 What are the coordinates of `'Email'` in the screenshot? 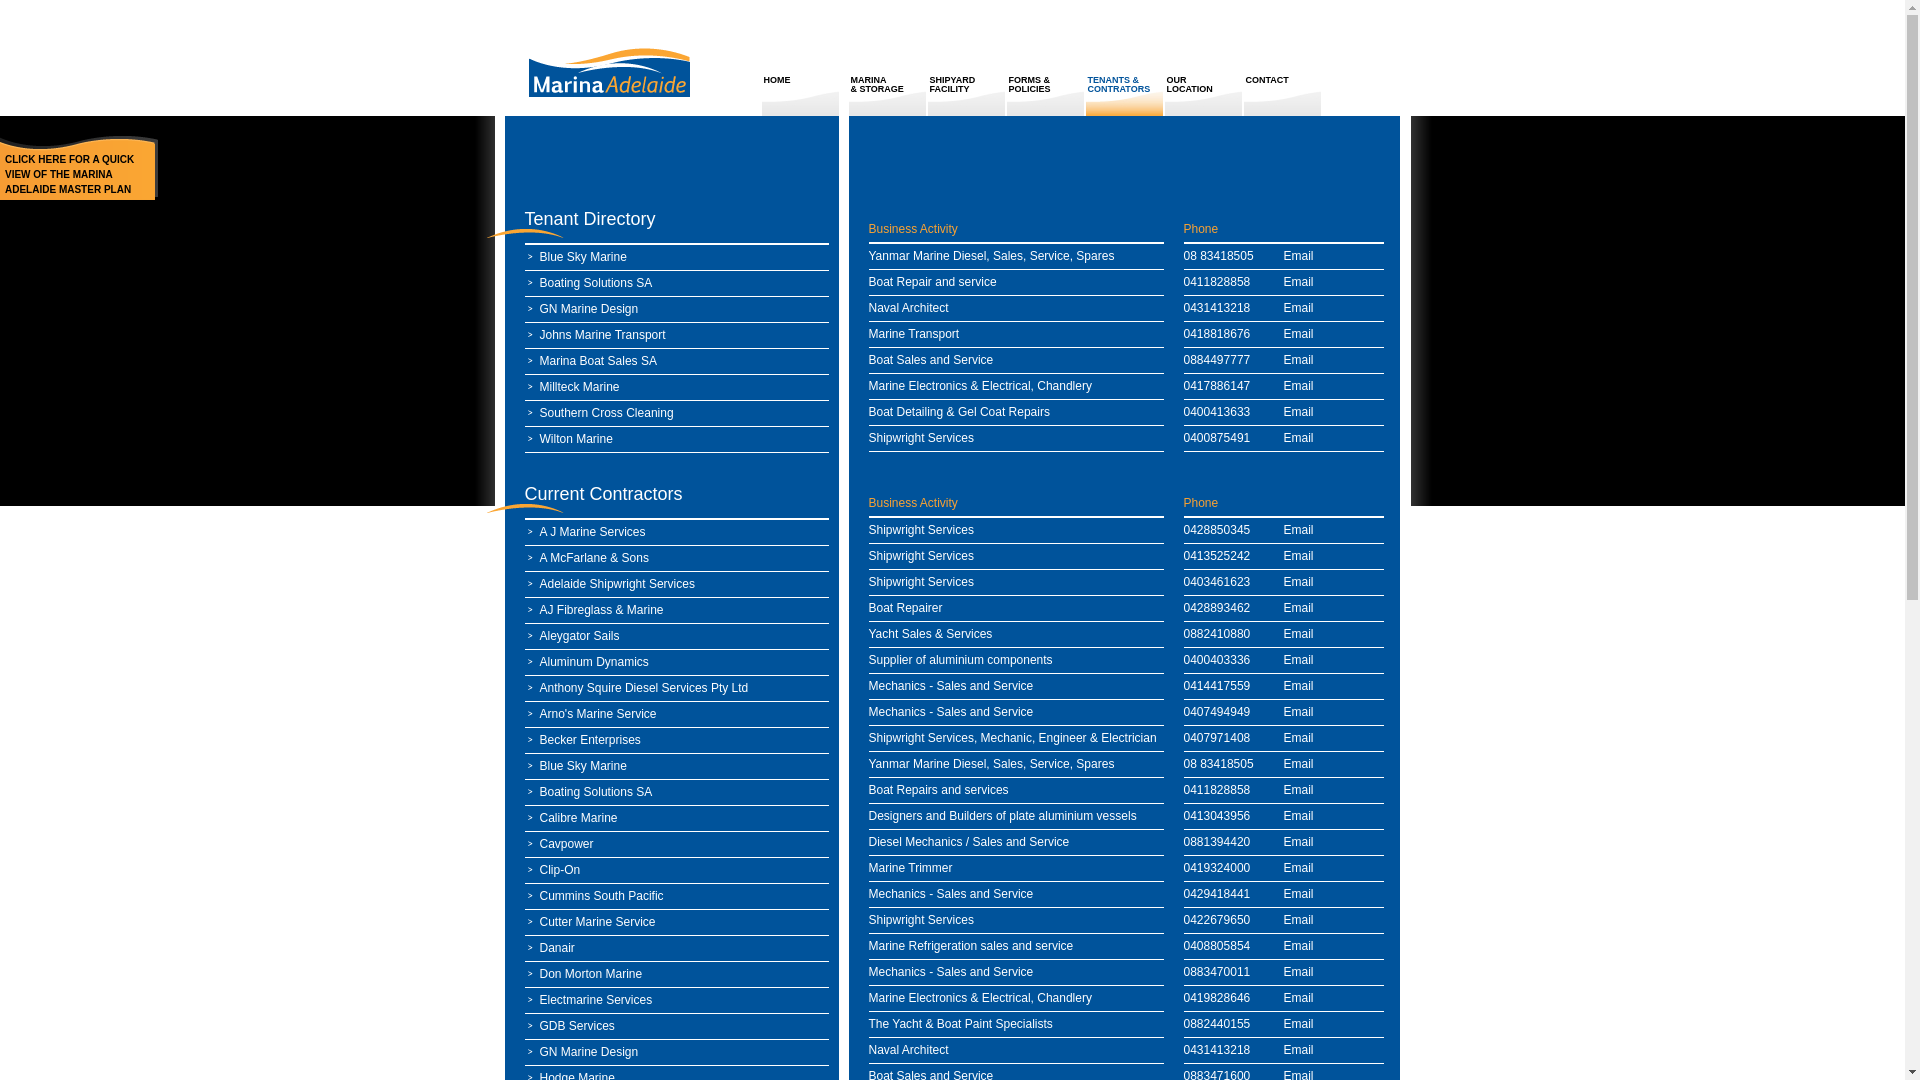 It's located at (1299, 385).